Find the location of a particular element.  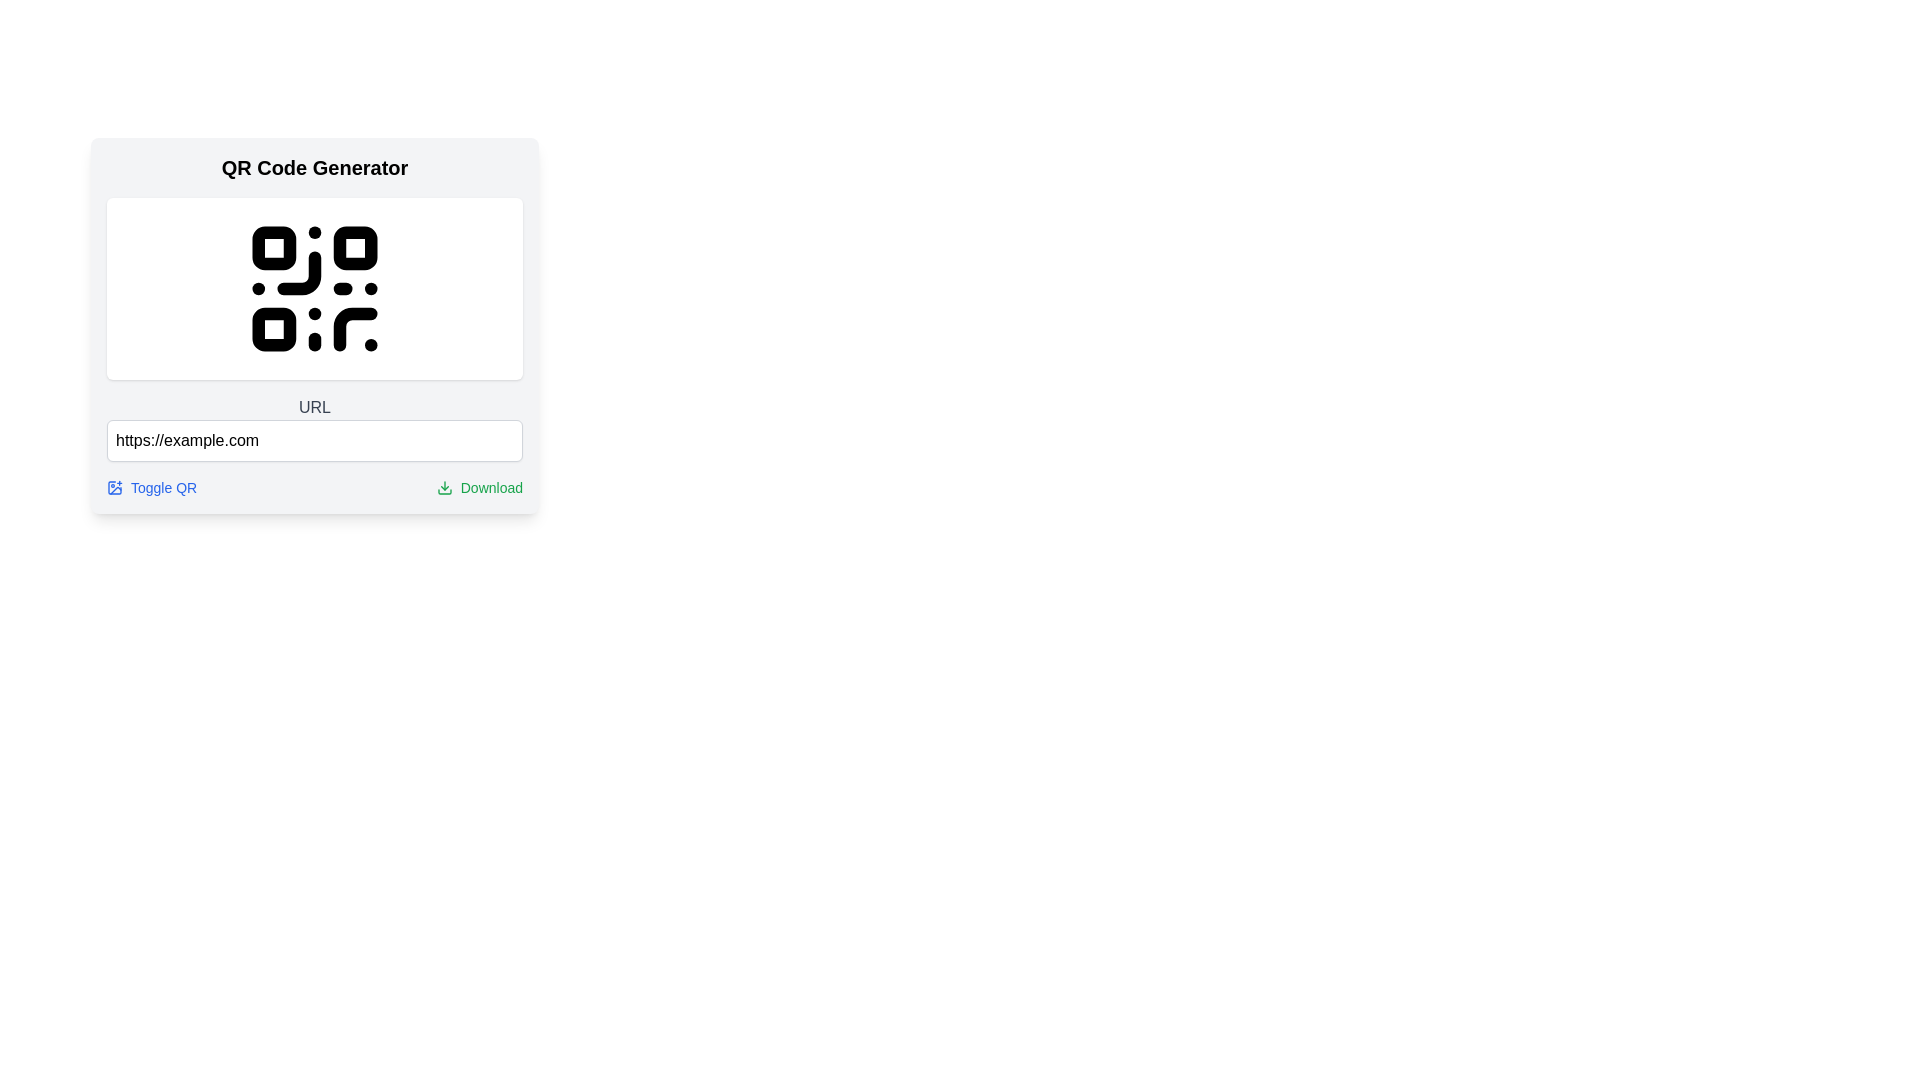

the small, black square with rounded corners located in the lower-left of the central QR code design is located at coordinates (273, 328).